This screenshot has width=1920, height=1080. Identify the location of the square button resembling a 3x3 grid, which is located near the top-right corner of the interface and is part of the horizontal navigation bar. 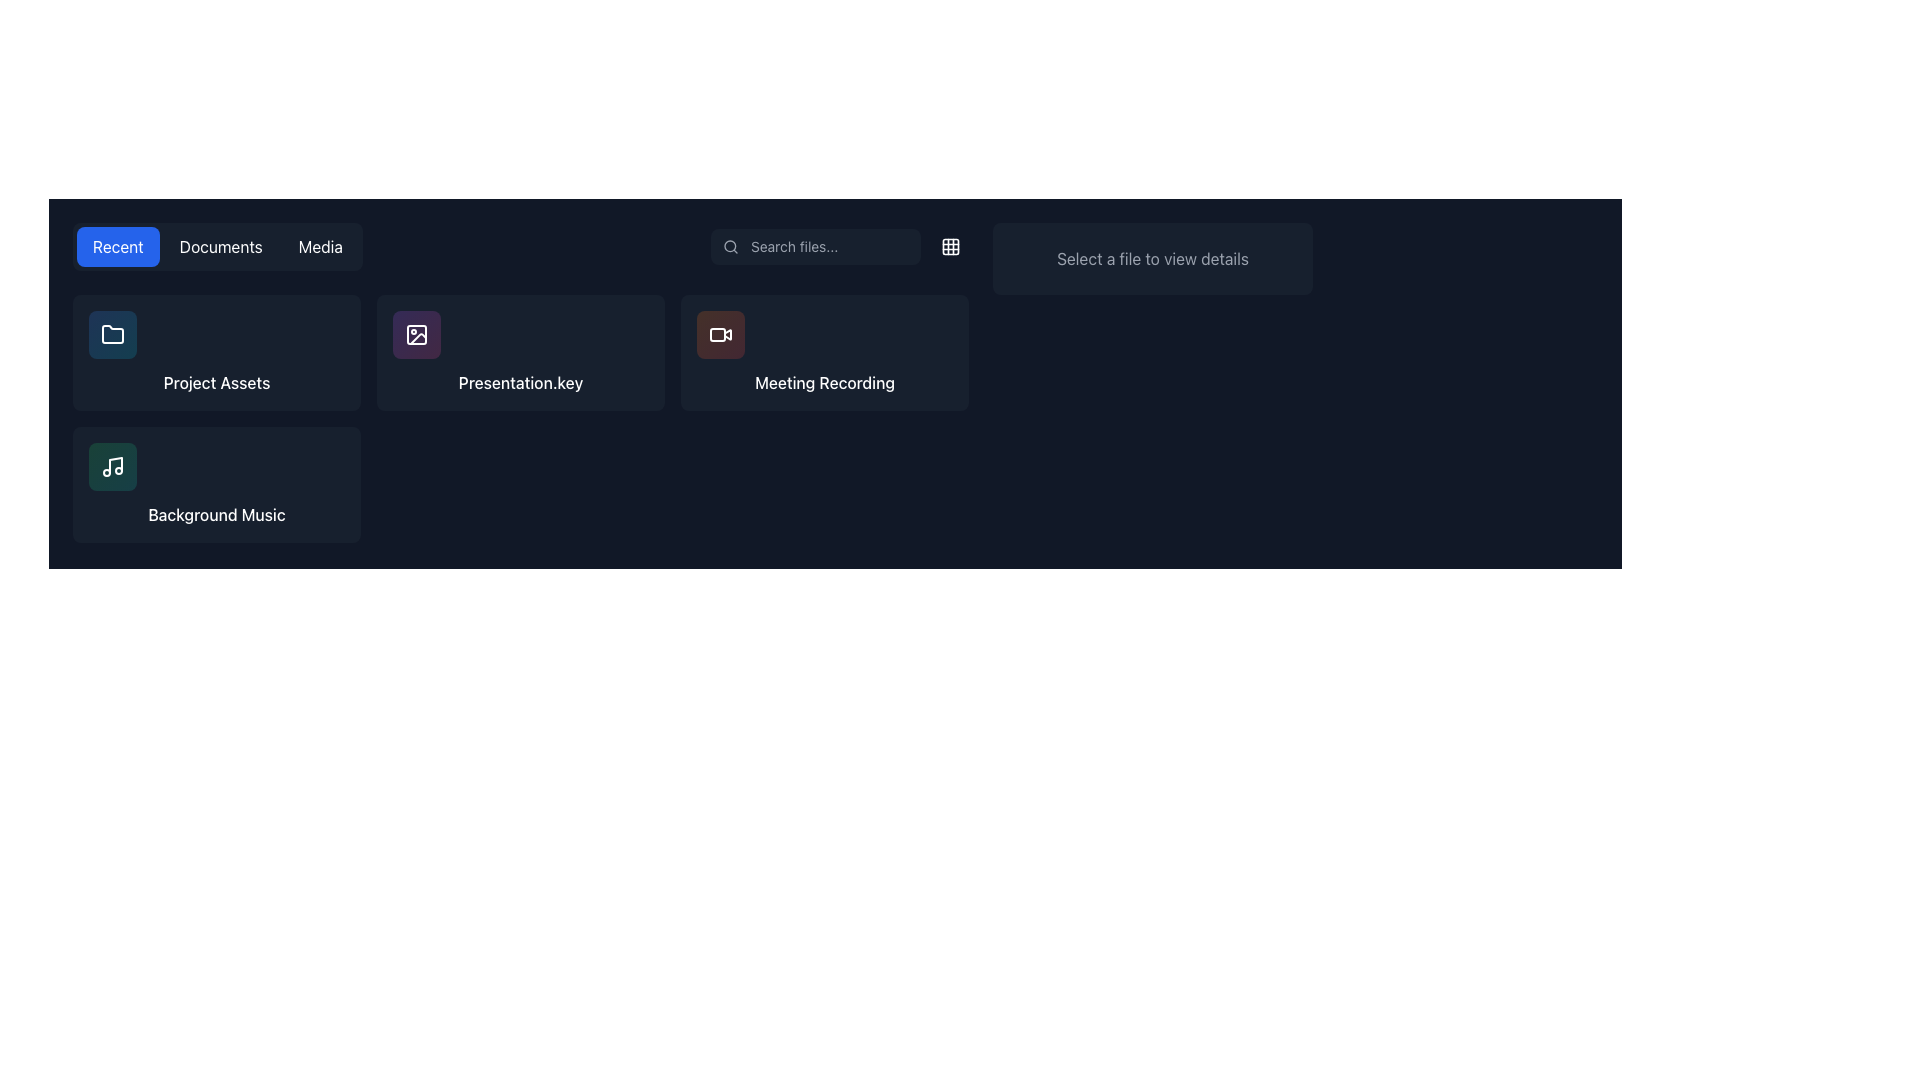
(949, 245).